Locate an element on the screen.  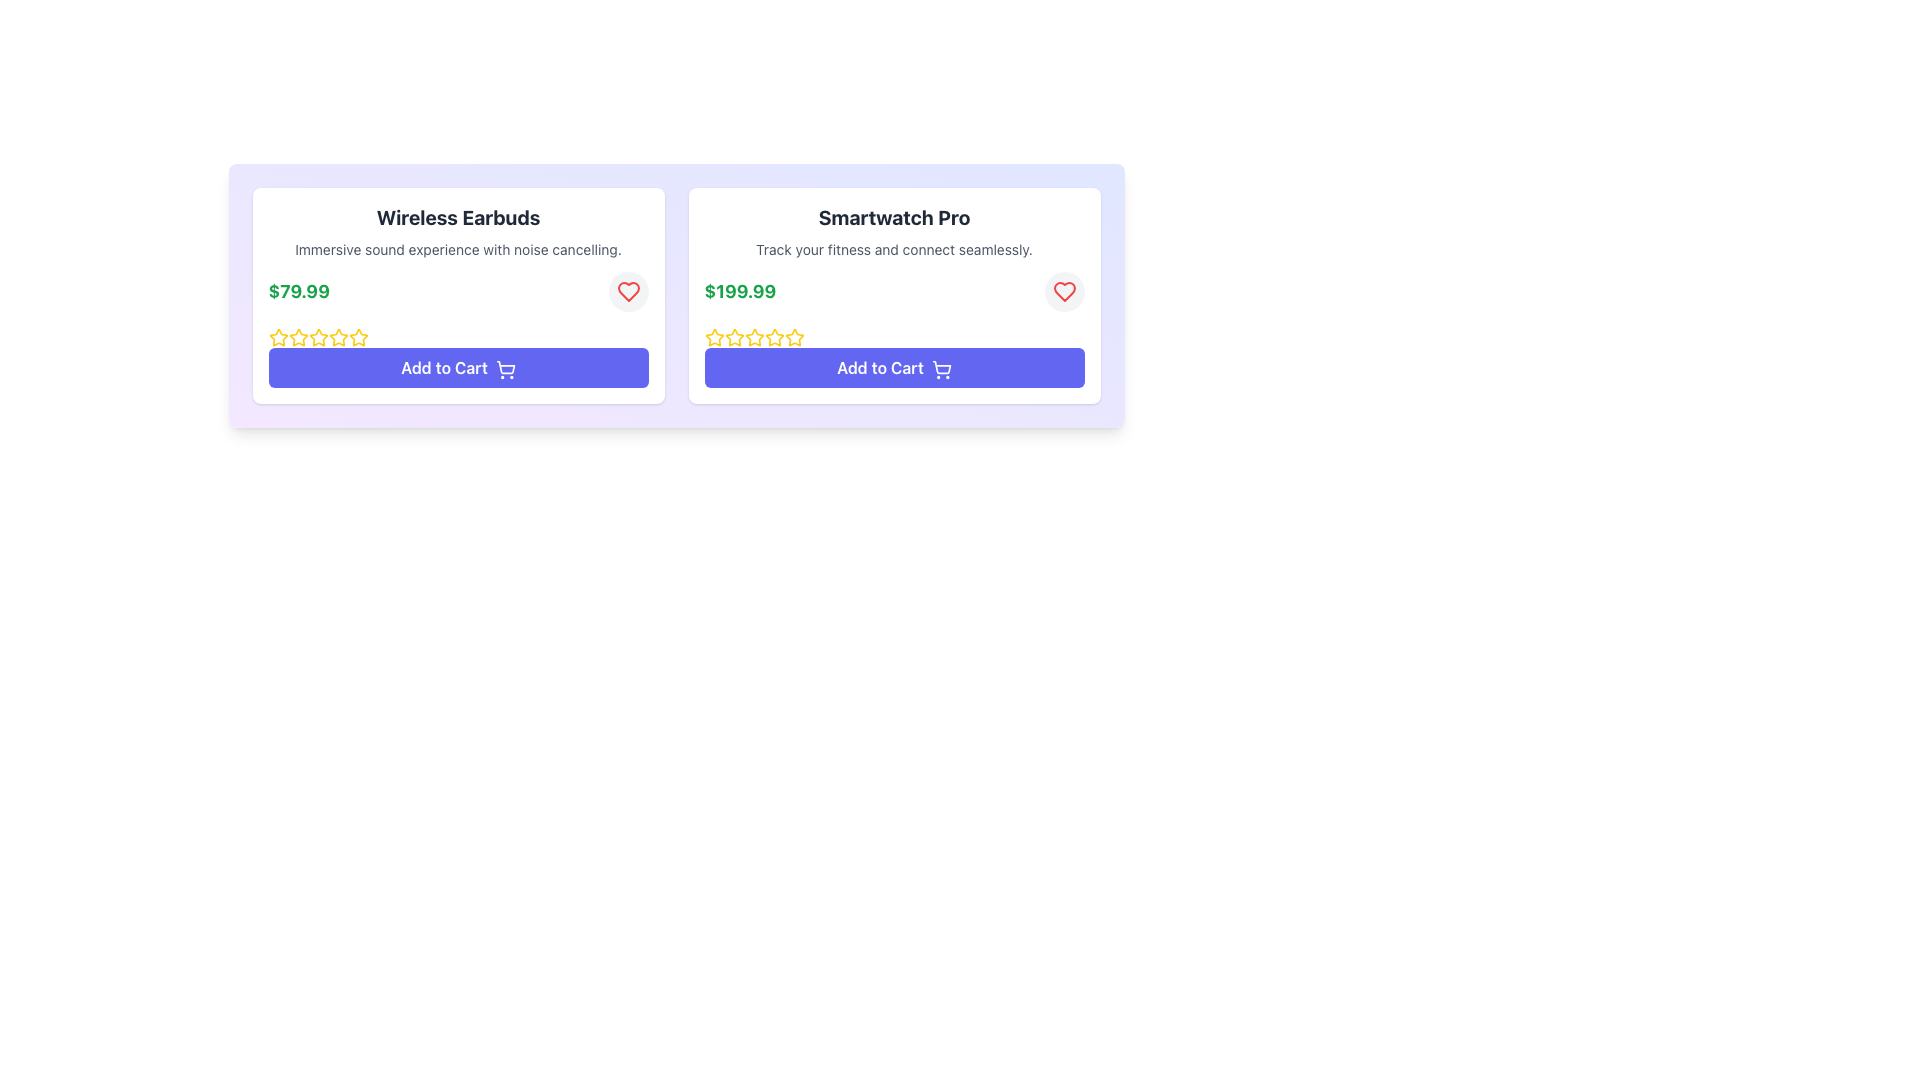
the third star icon in the rating system for the 'Smartwatch Pro' product card to interact with the rating system is located at coordinates (733, 337).